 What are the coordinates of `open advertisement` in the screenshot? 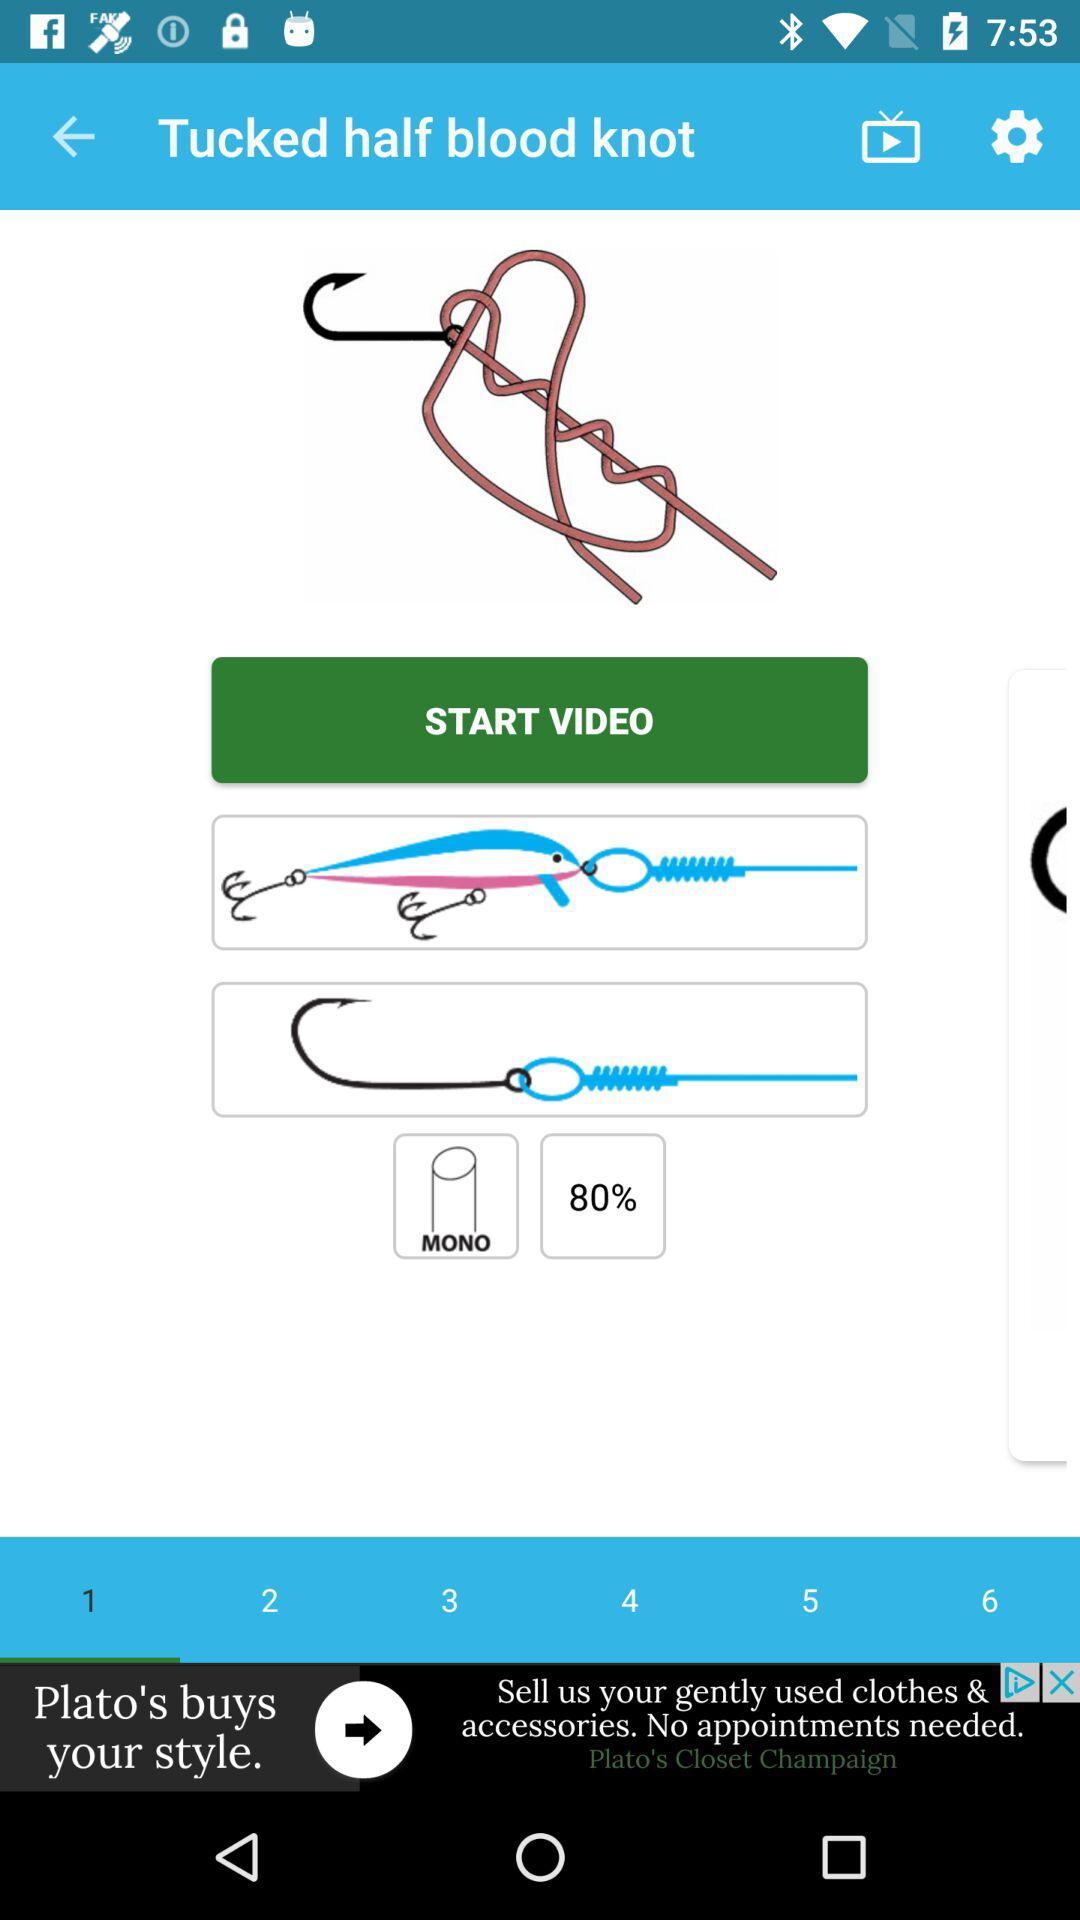 It's located at (540, 1727).